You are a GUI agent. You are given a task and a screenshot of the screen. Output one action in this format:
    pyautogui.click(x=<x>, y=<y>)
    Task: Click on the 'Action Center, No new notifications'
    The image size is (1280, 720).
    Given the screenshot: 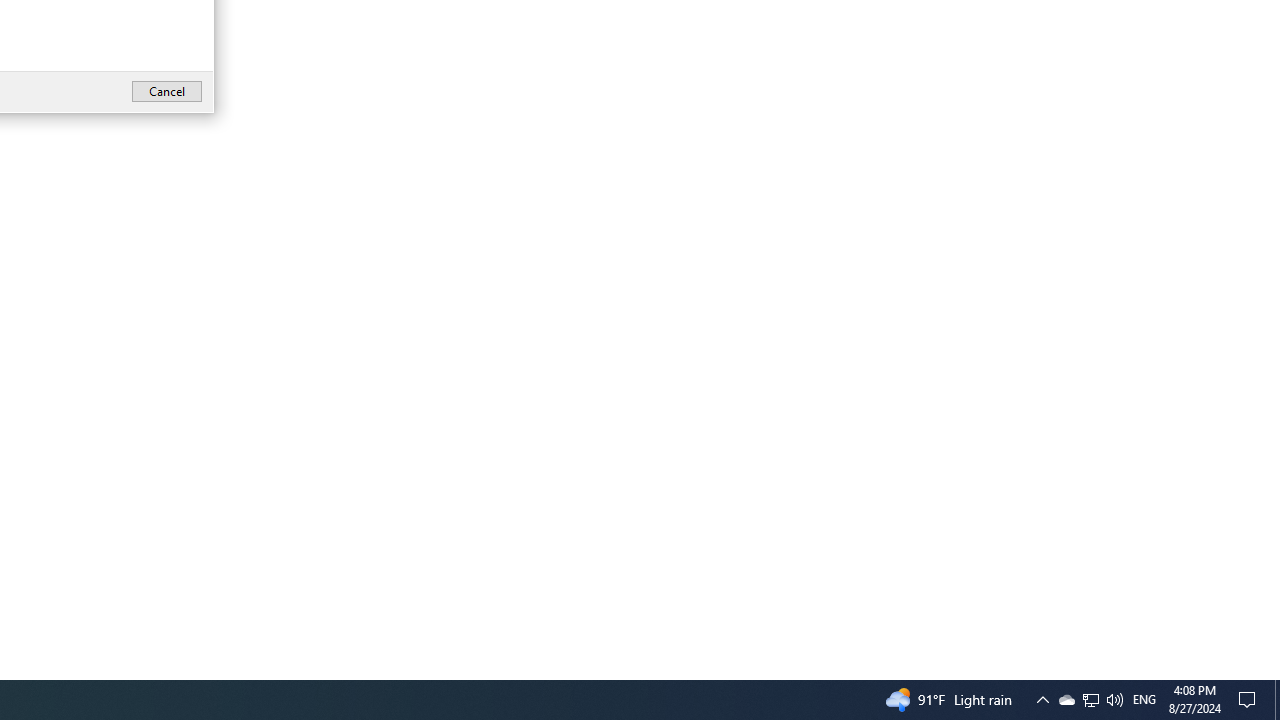 What is the action you would take?
    pyautogui.click(x=1250, y=698)
    